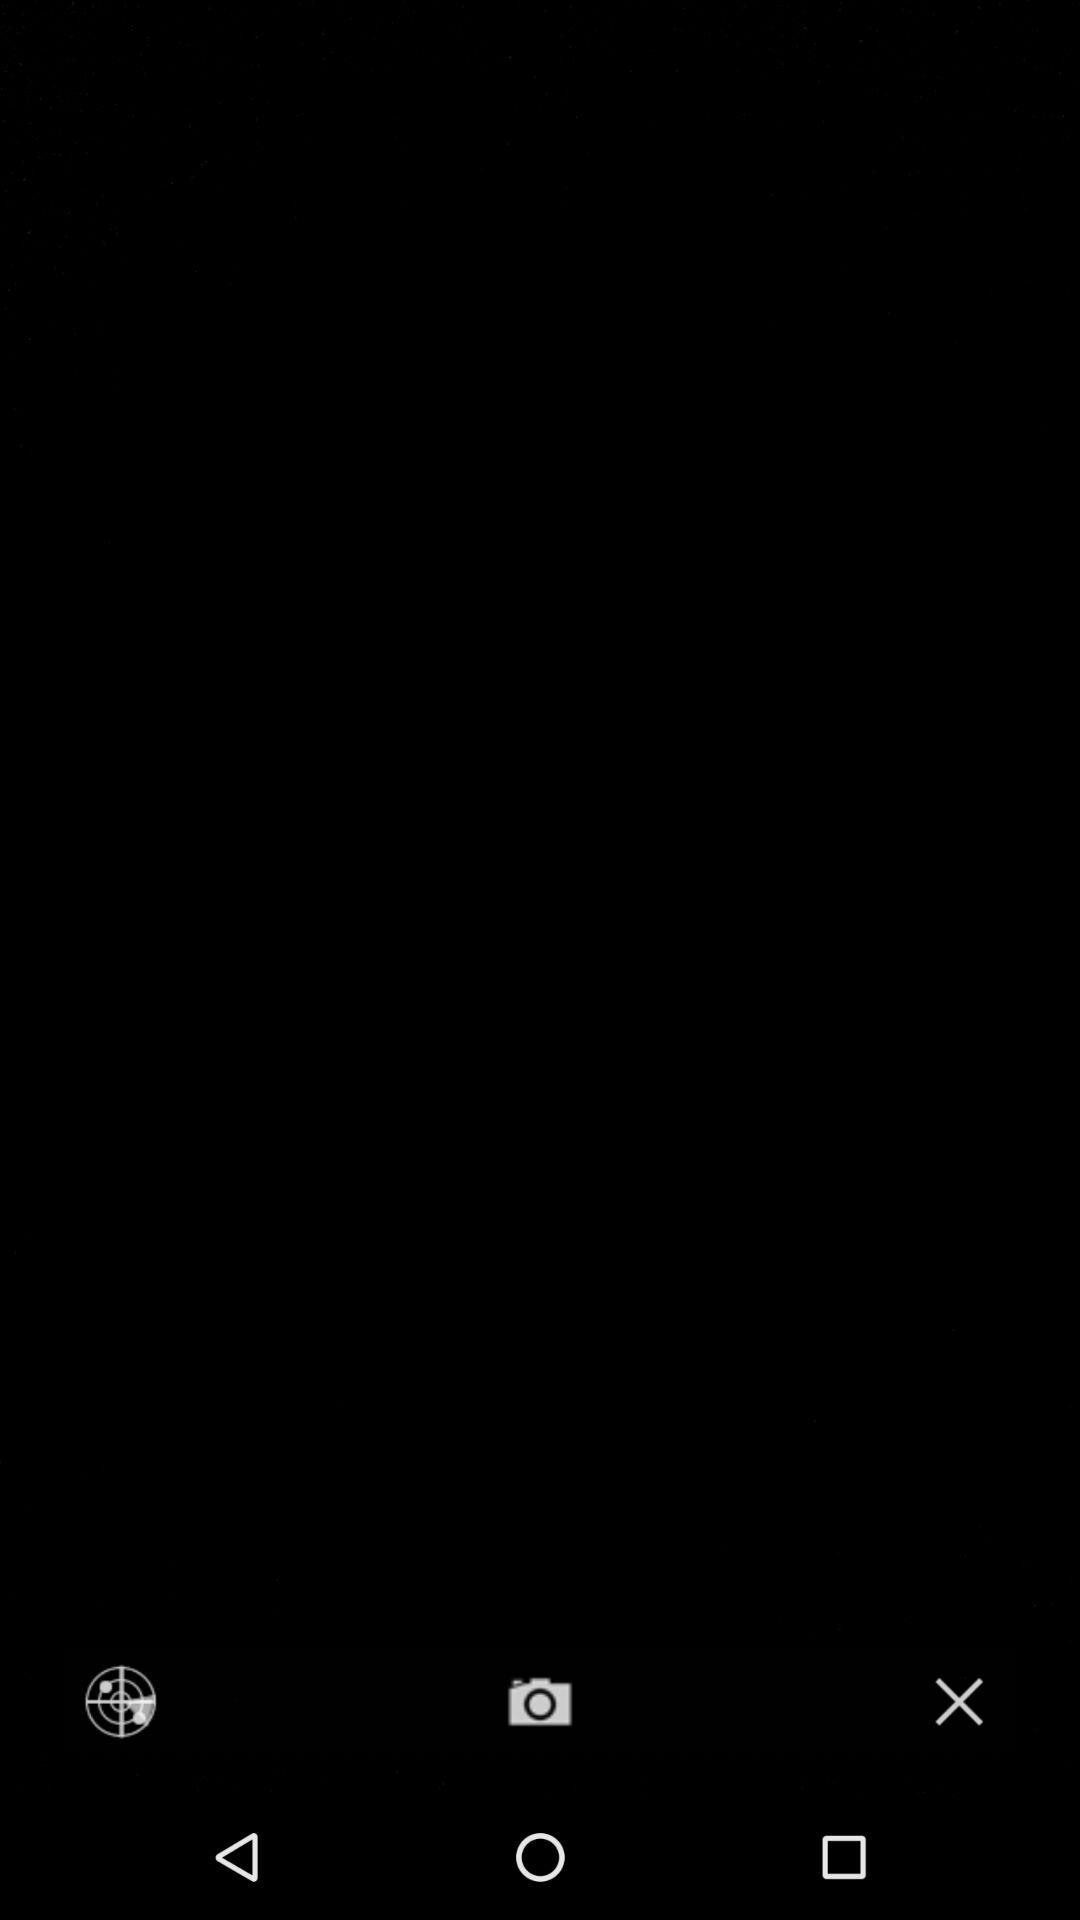 The width and height of the screenshot is (1080, 1920). I want to click on the close icon, so click(958, 1821).